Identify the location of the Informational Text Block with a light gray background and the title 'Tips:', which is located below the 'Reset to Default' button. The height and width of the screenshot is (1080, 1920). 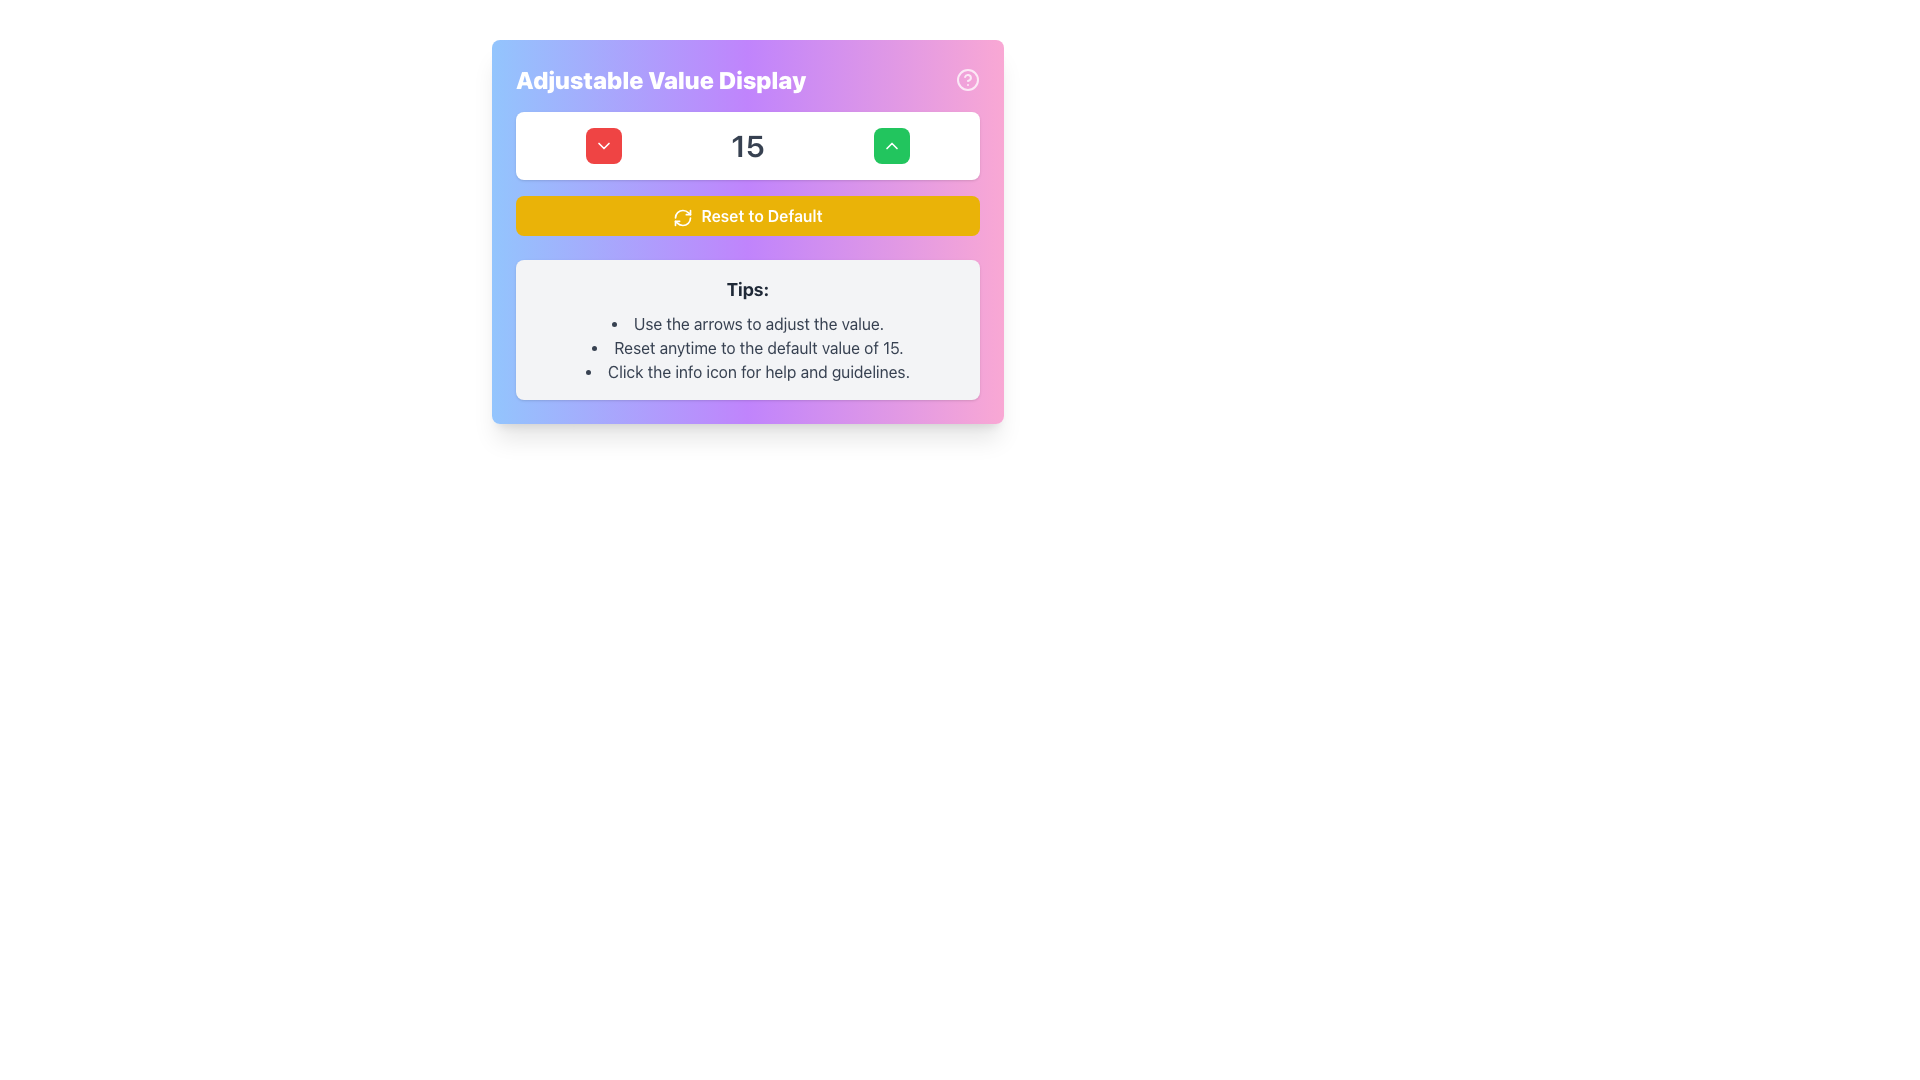
(747, 329).